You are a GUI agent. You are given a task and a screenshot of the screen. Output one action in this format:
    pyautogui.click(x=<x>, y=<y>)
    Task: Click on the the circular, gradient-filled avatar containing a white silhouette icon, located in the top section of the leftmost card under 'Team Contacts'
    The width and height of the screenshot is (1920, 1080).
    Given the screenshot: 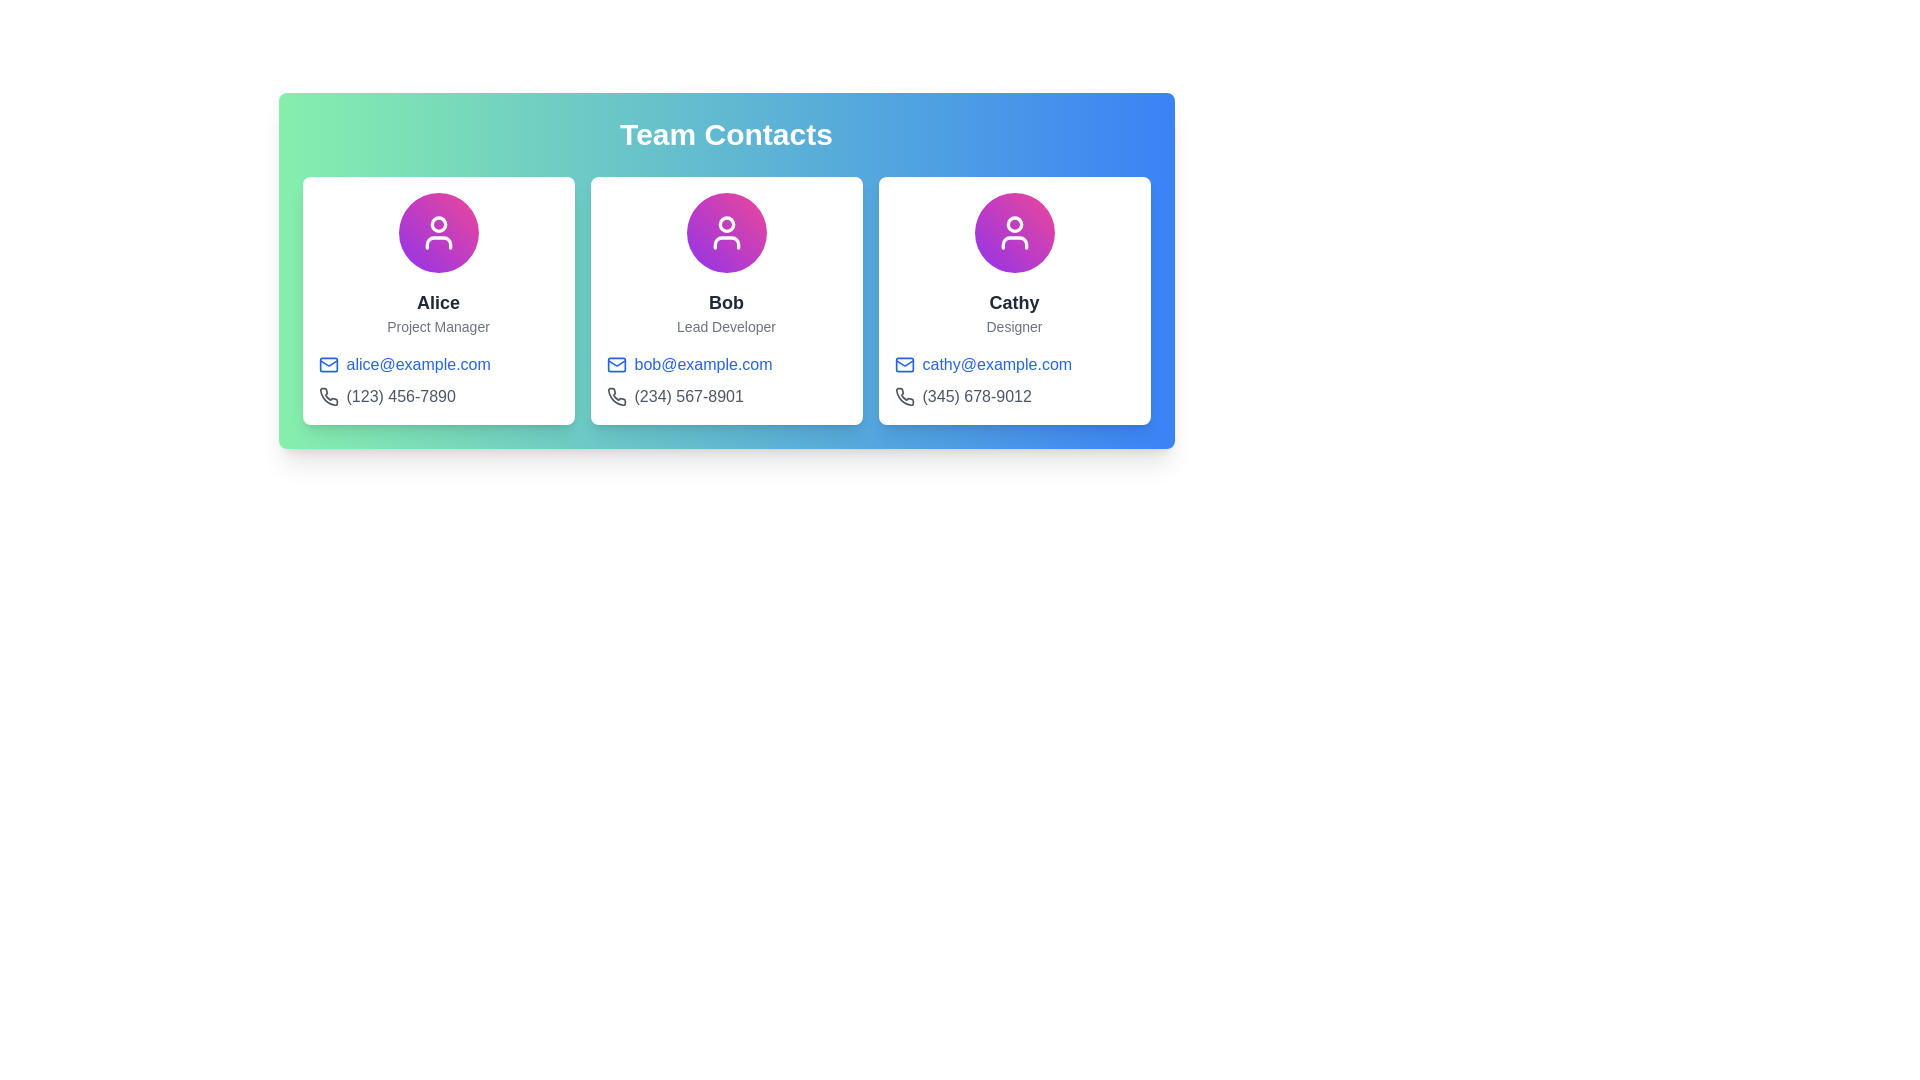 What is the action you would take?
    pyautogui.click(x=437, y=231)
    